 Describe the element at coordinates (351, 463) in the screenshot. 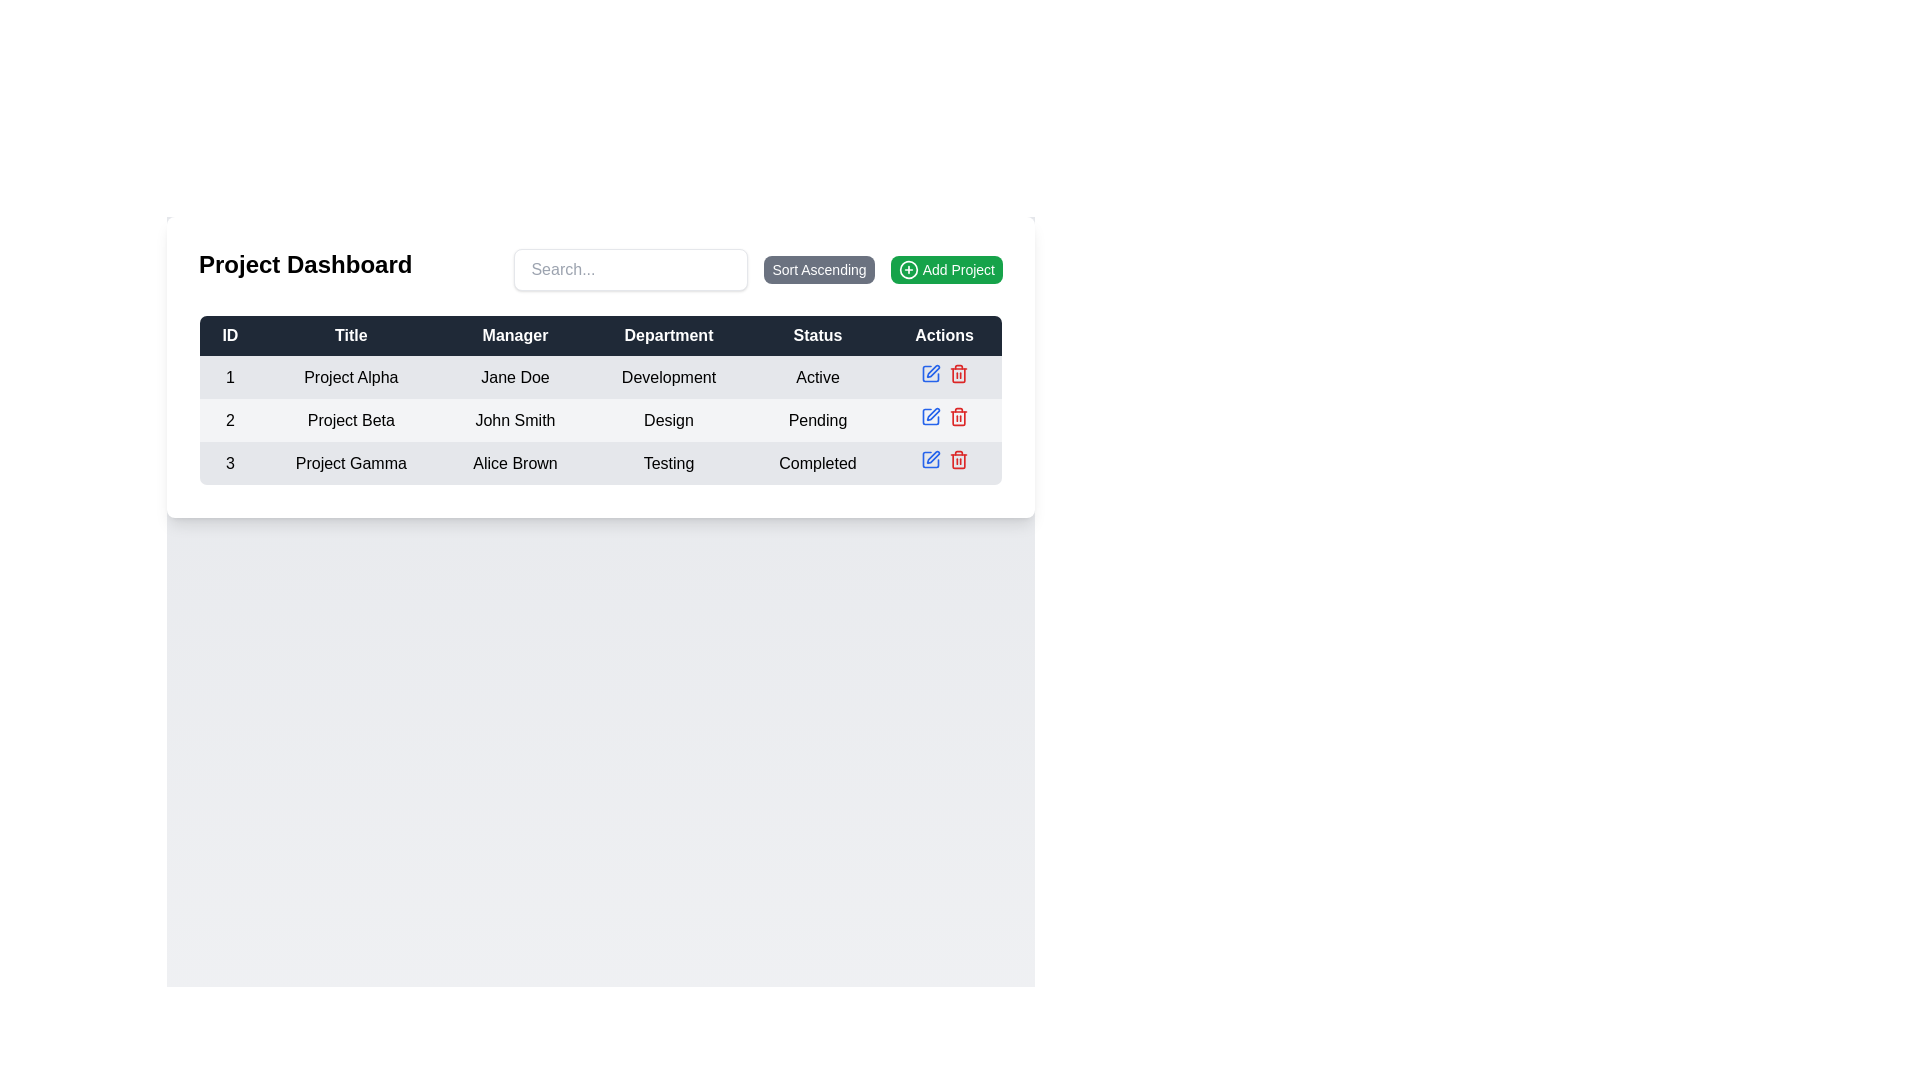

I see `text of the label that displays 'Project Gamma' in the third row of the table under the 'Title' column, which is styled with a gray background` at that location.